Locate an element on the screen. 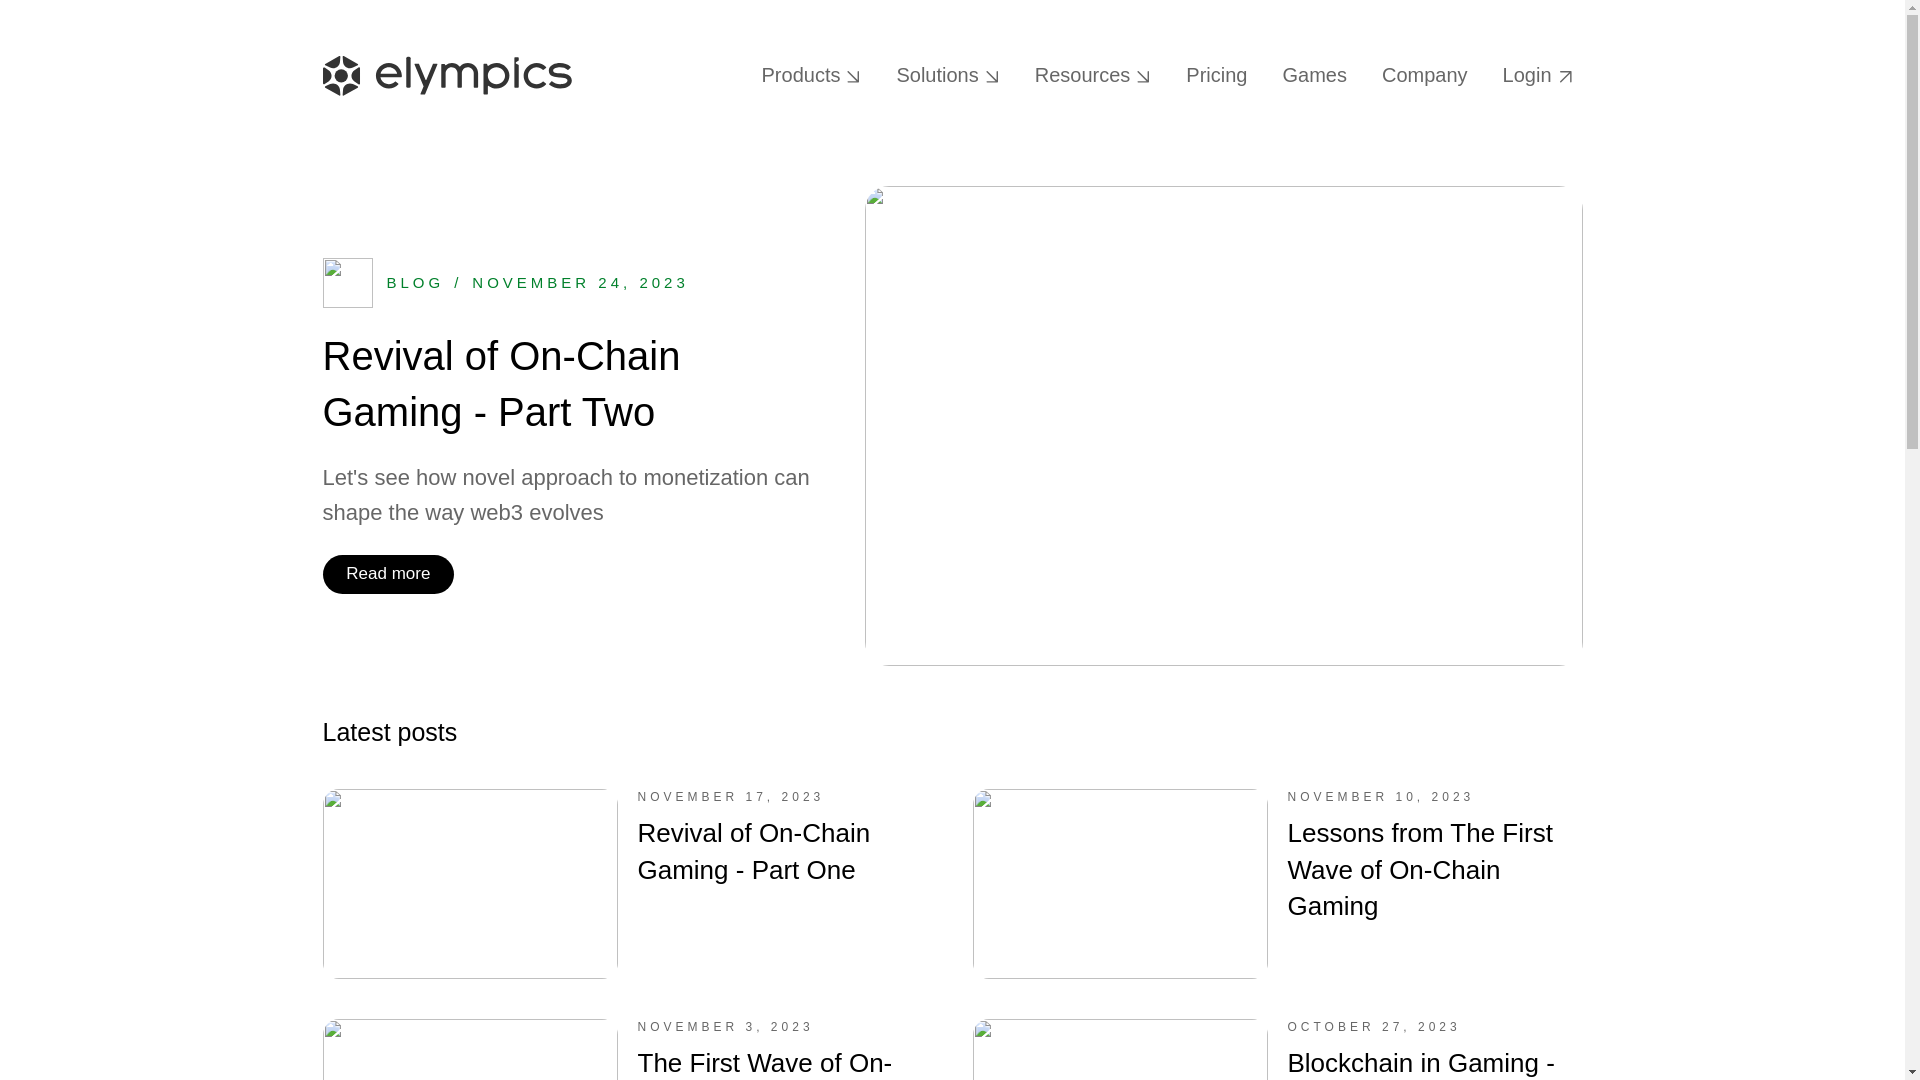 This screenshot has width=1920, height=1080. 'Read more' is located at coordinates (388, 574).